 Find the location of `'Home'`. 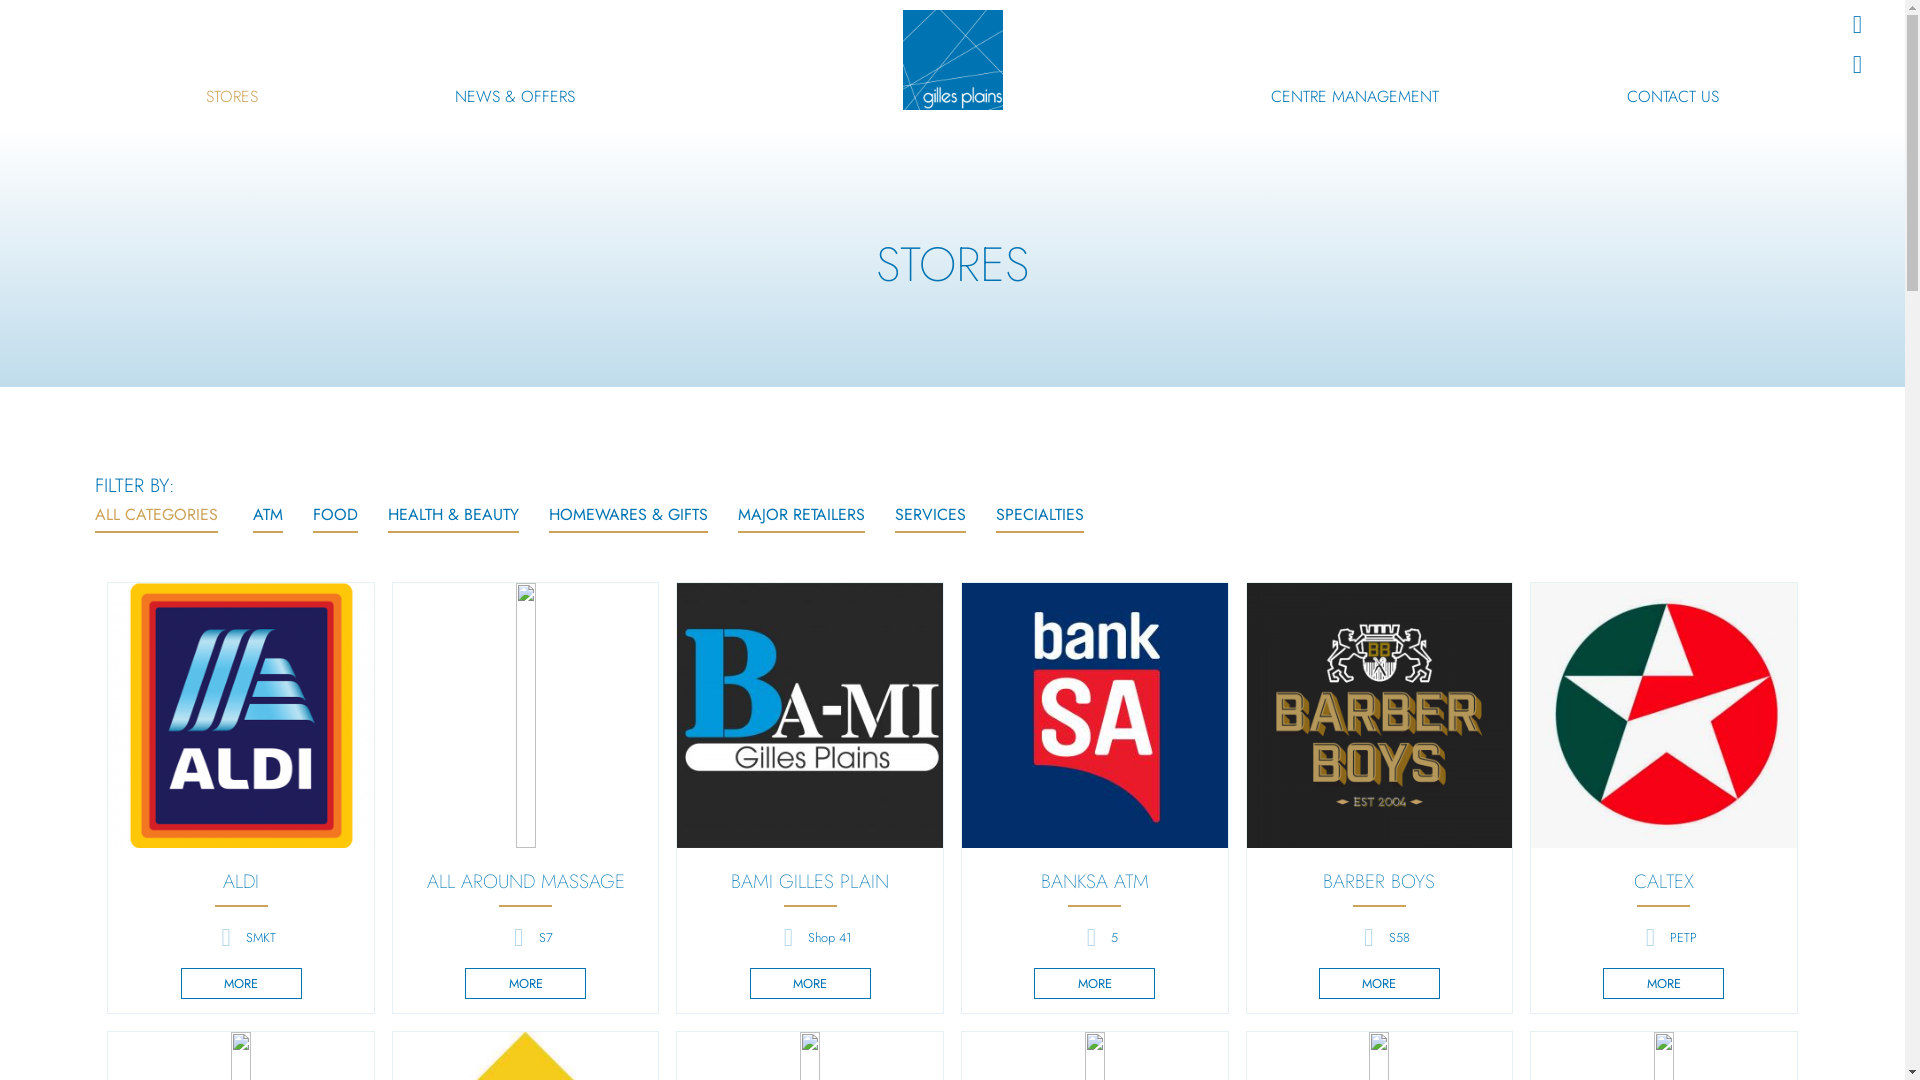

'Home' is located at coordinates (950, 59).